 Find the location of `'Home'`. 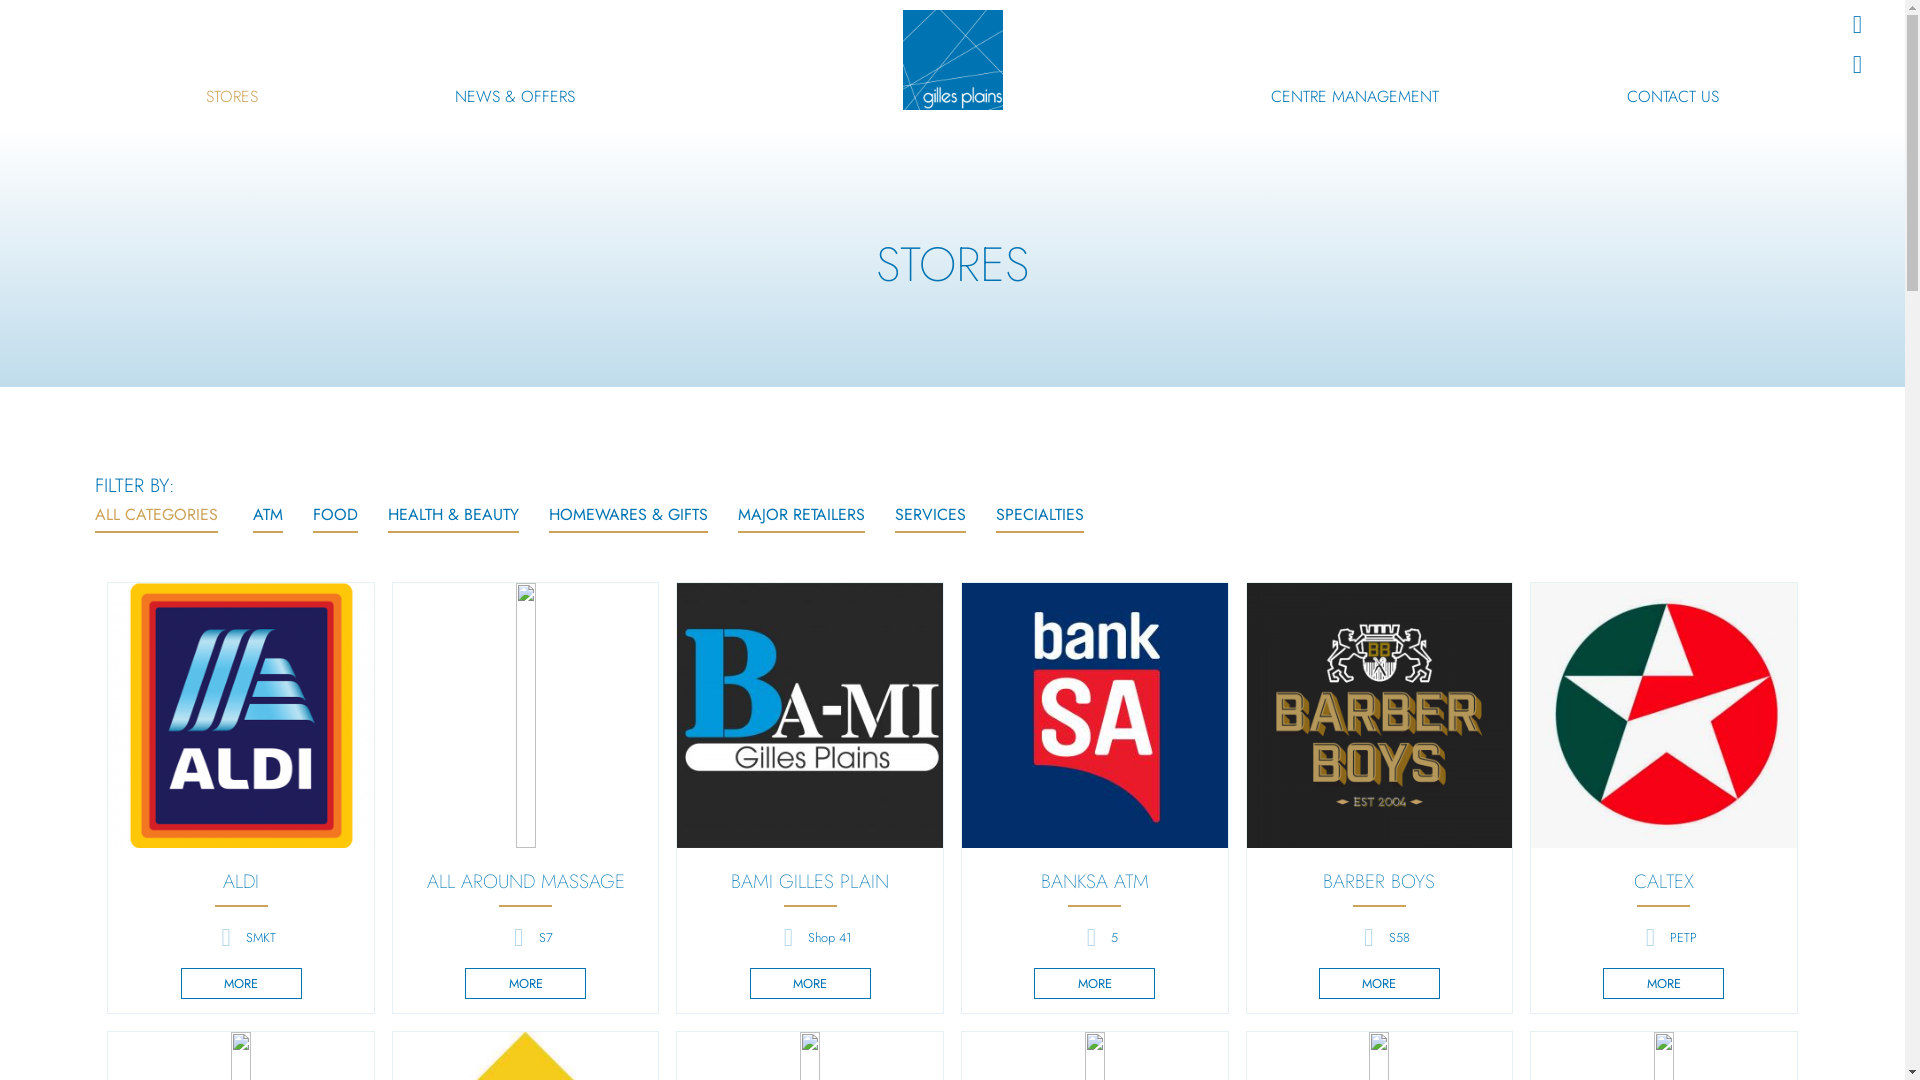

'Home' is located at coordinates (950, 59).